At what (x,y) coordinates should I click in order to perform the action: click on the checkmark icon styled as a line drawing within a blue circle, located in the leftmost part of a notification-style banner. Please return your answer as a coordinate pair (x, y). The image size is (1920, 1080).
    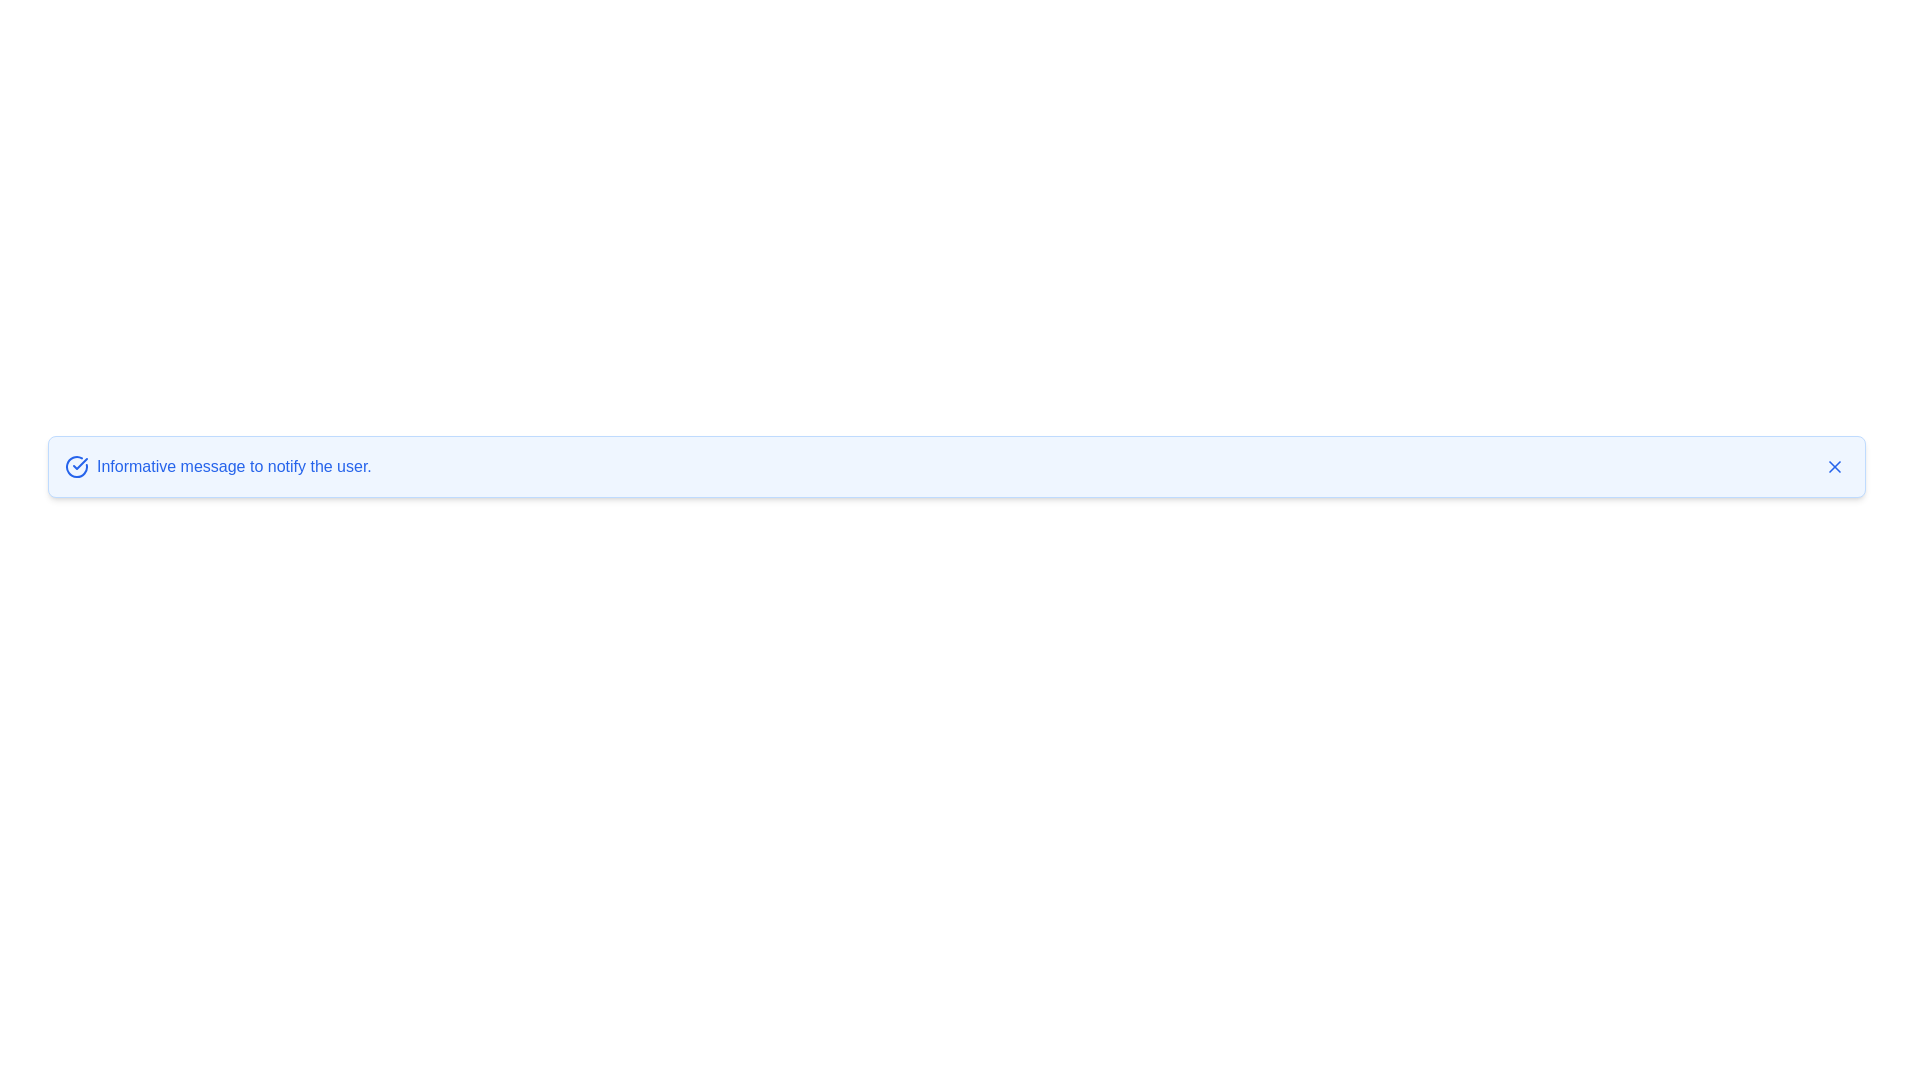
    Looking at the image, I should click on (80, 463).